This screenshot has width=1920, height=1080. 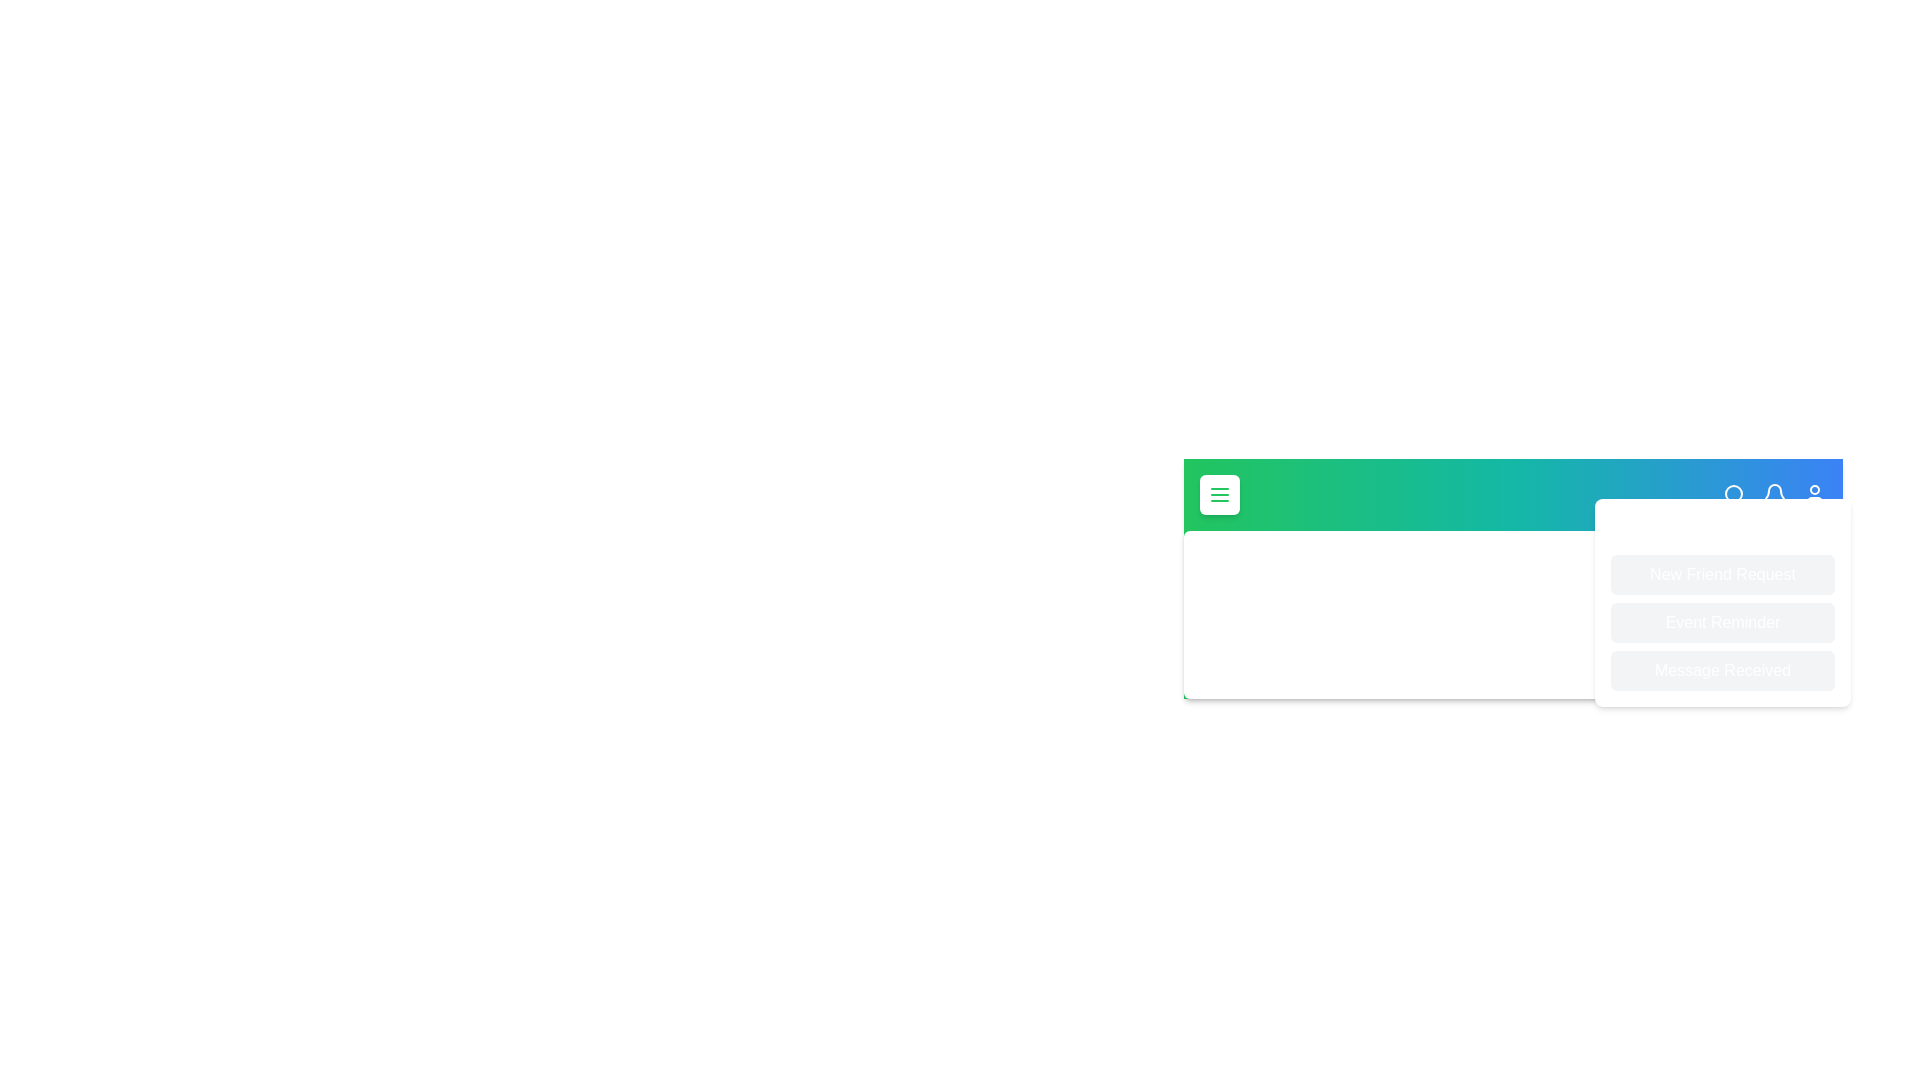 What do you see at coordinates (1218, 494) in the screenshot?
I see `the menu button to toggle the menu visibility` at bounding box center [1218, 494].